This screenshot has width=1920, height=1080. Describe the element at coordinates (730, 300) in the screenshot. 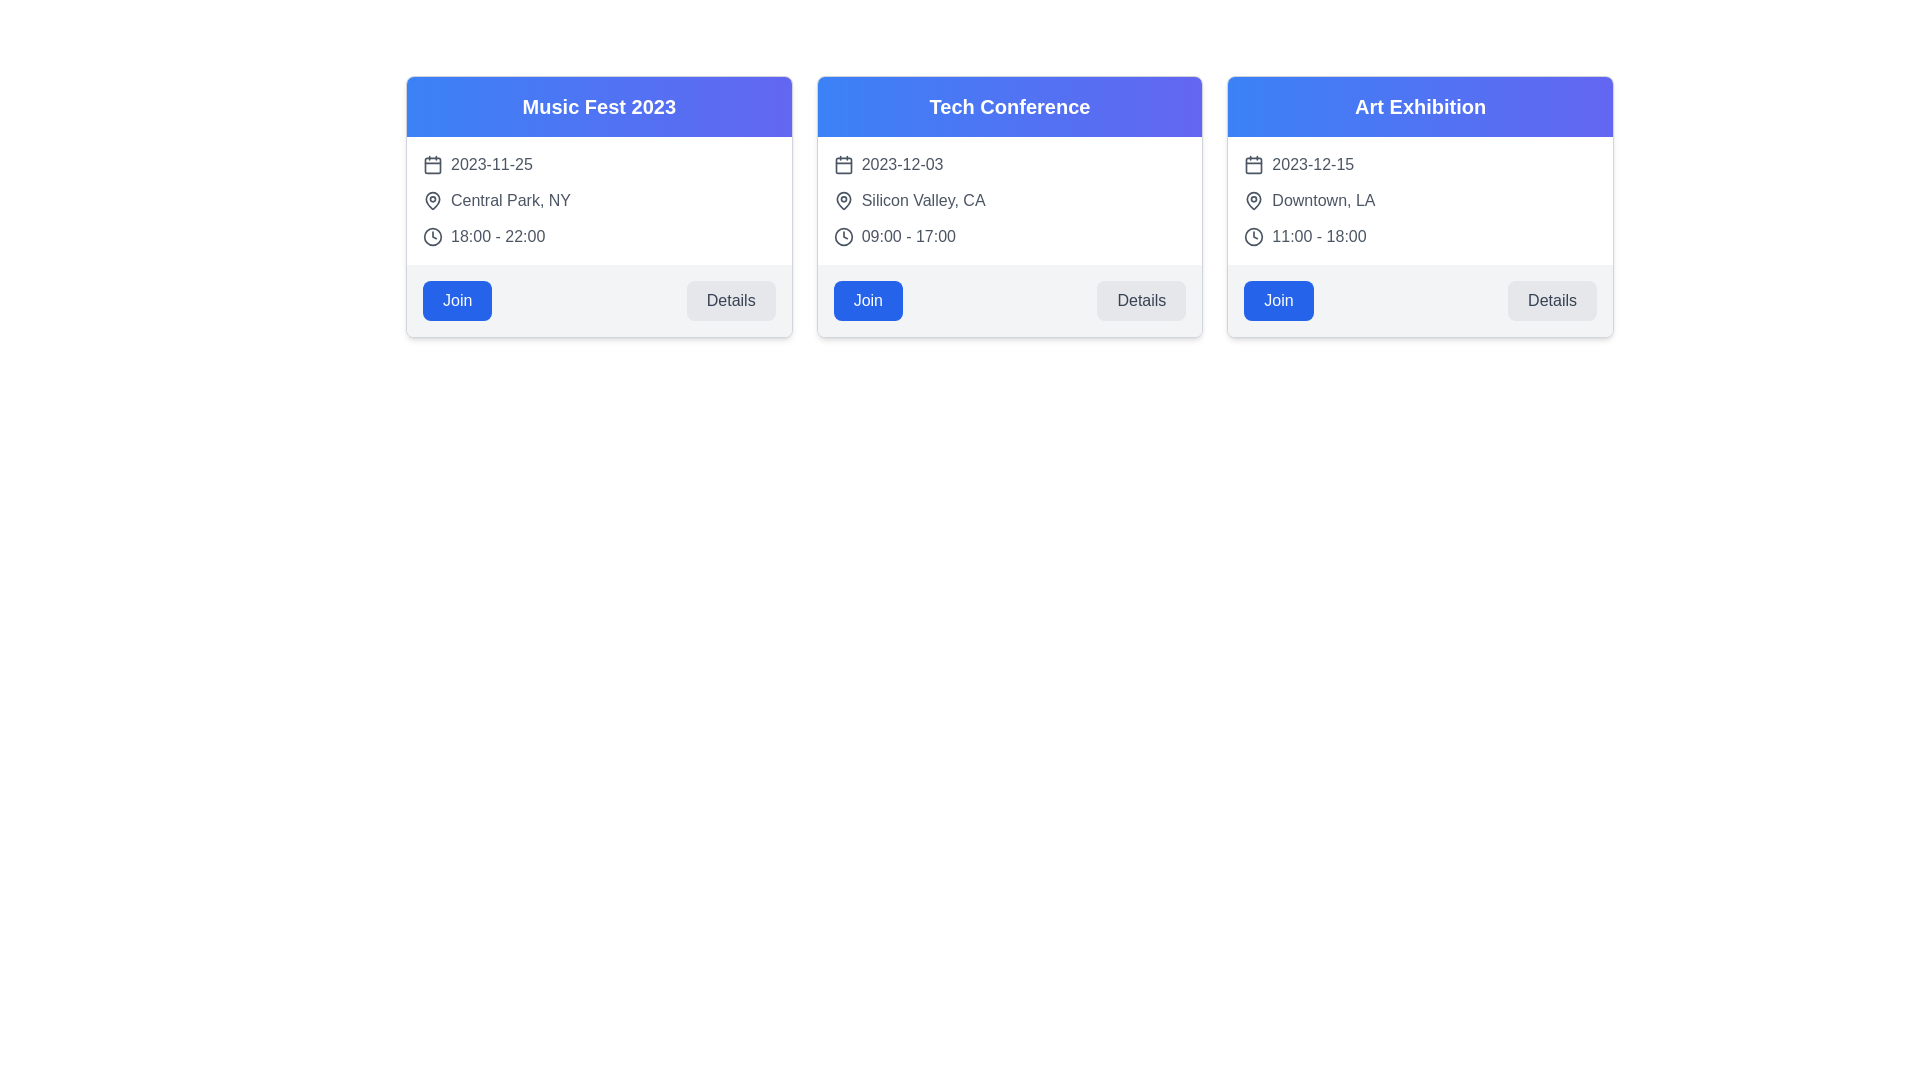

I see `the light-gray button labeled 'Details'` at that location.